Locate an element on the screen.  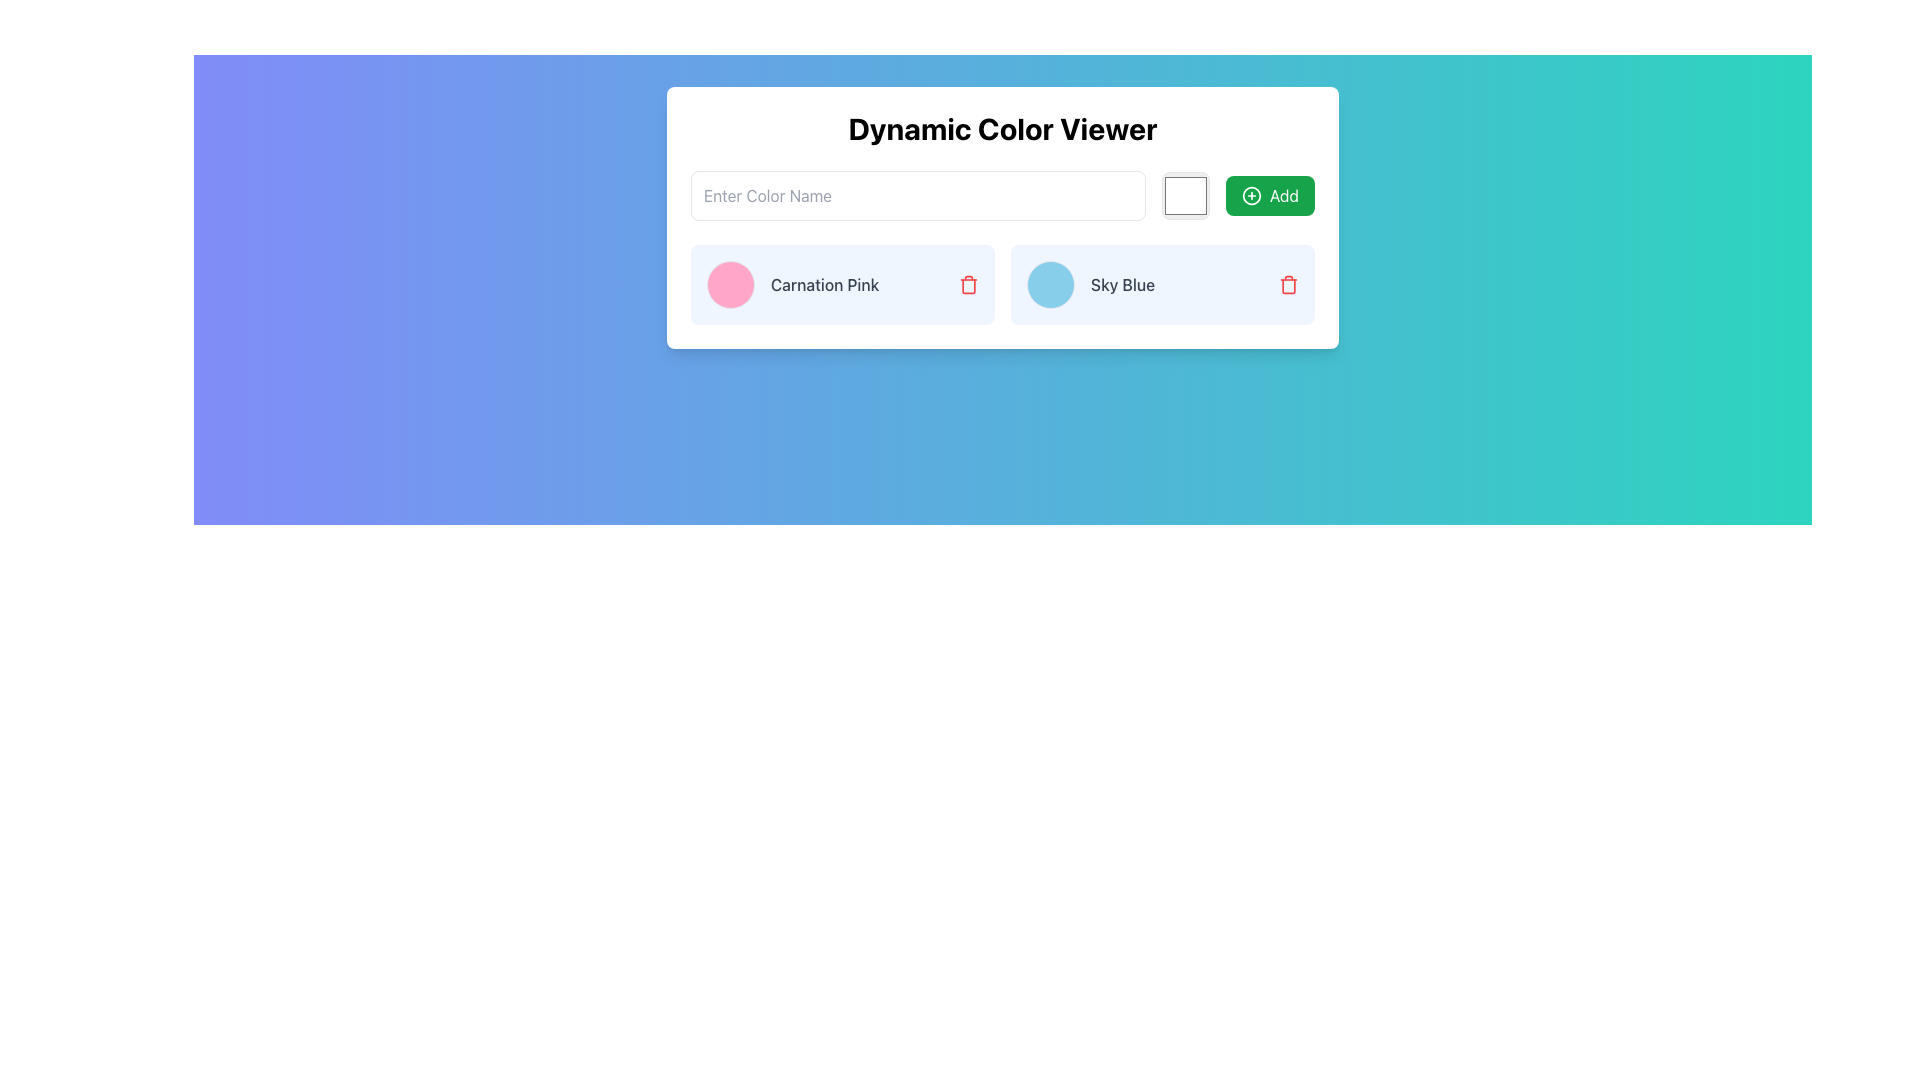
the color indicator representing 'Sky Blue', located immediately to the left of the text 'Sky Blue' and before a delete button is located at coordinates (1050, 285).